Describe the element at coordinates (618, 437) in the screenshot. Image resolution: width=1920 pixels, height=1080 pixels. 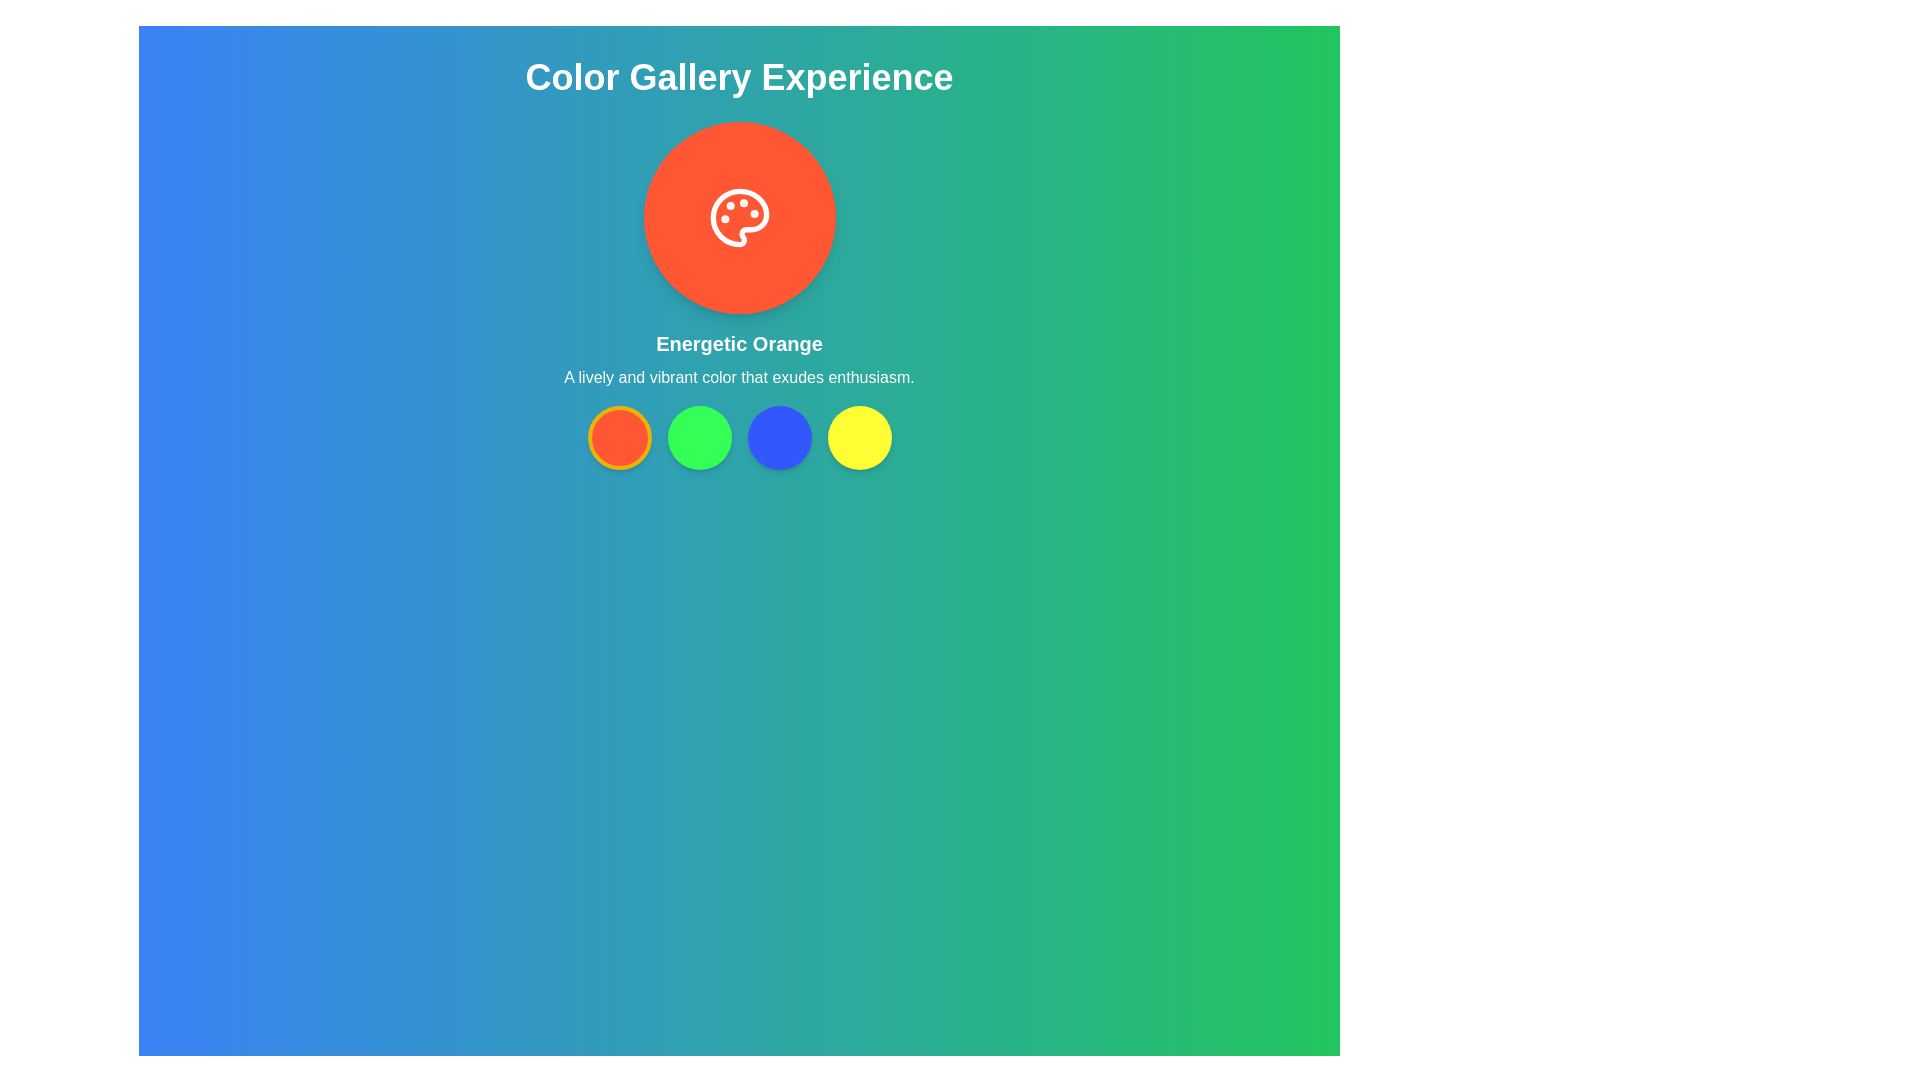
I see `the first circular button under the title 'Energetic Orange'` at that location.